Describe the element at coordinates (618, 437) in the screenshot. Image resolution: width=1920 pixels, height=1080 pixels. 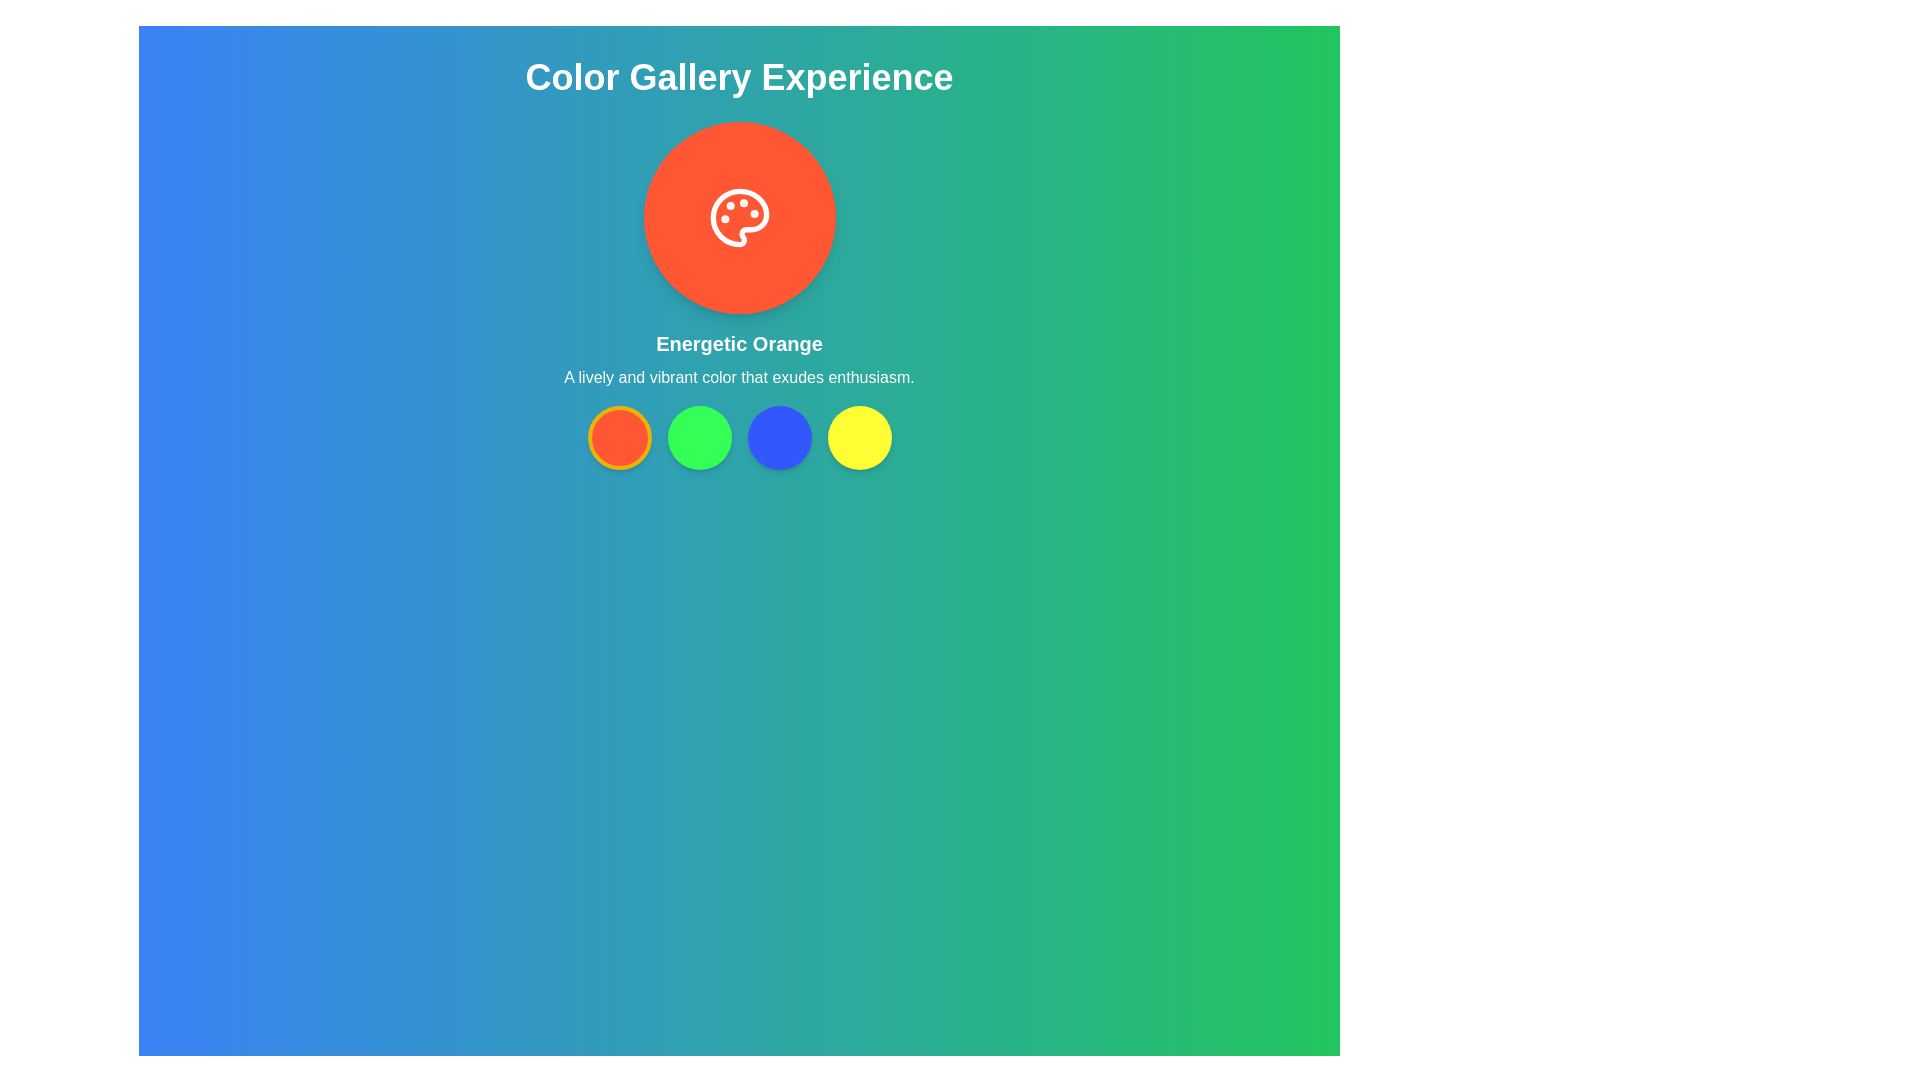
I see `the first circular button under the title 'Energetic Orange'` at that location.